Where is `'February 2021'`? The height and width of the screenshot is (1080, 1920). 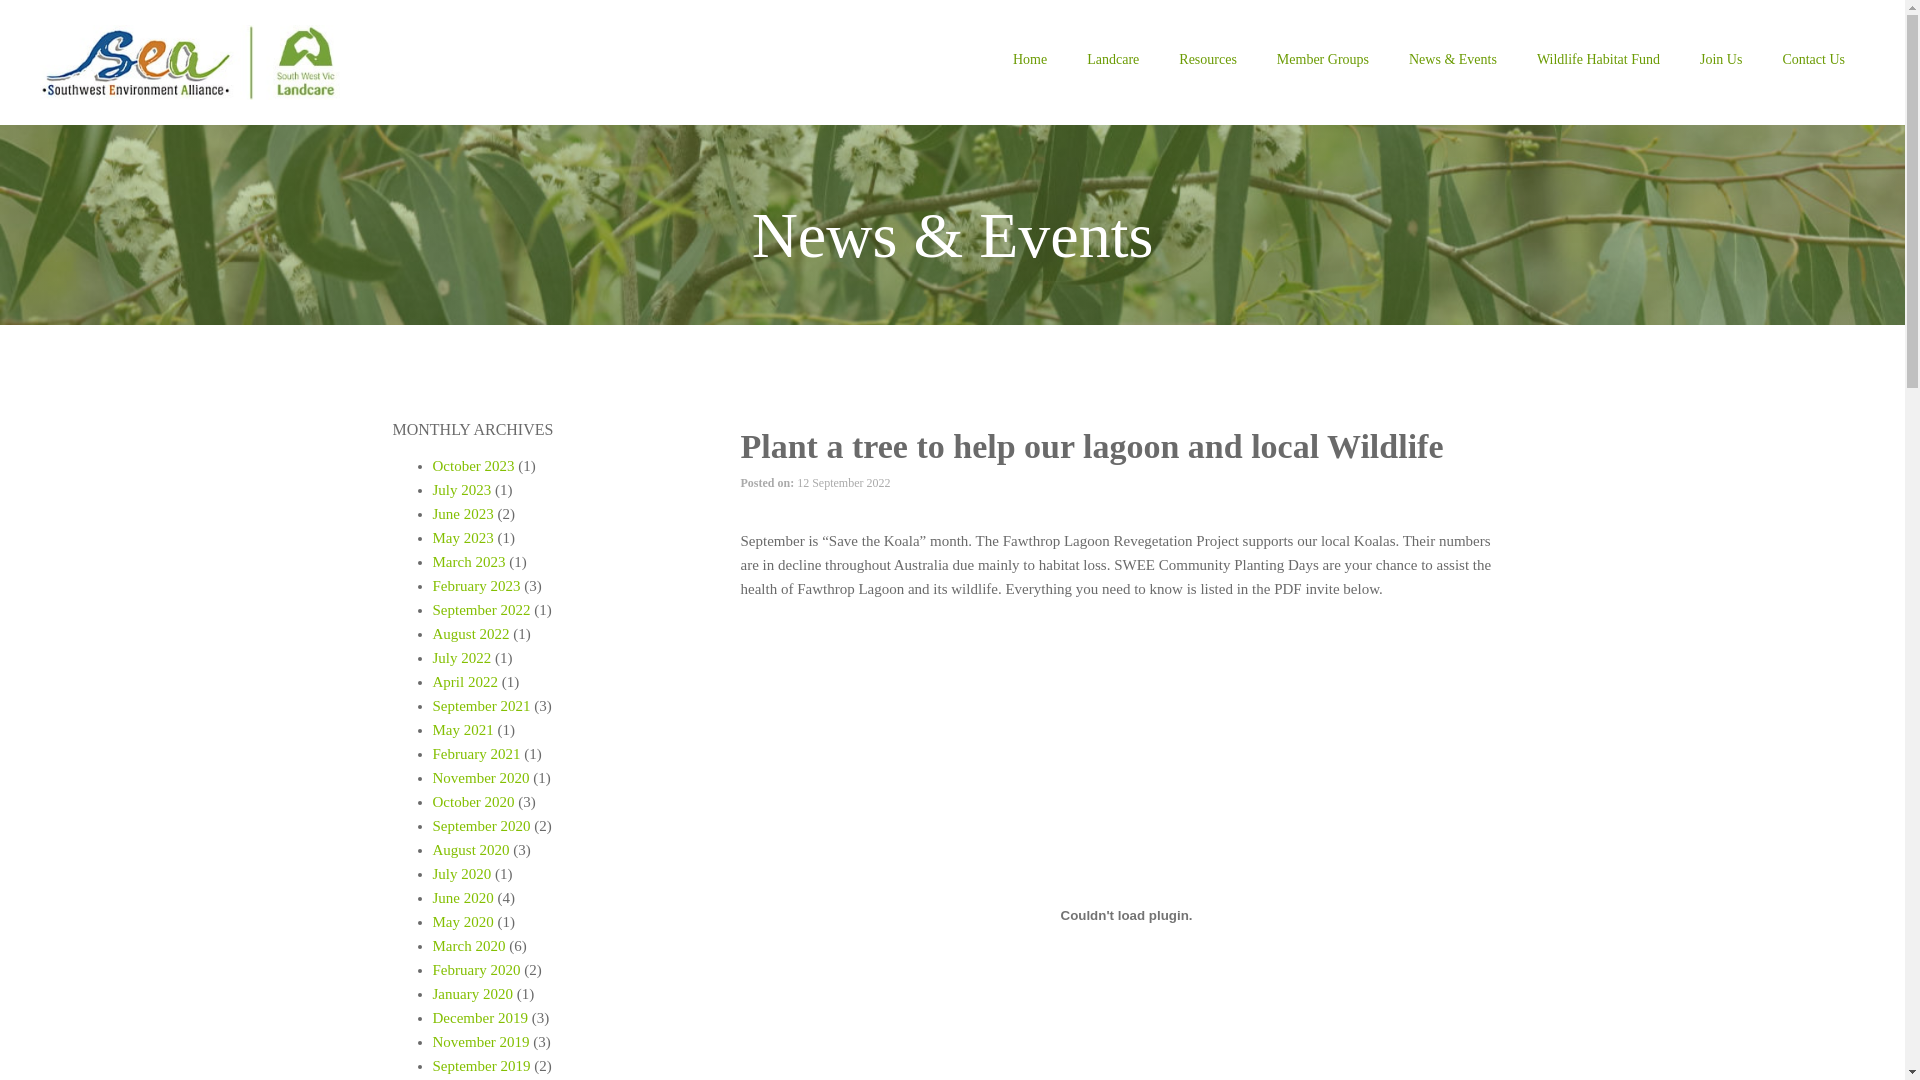
'February 2021' is located at coordinates (474, 753).